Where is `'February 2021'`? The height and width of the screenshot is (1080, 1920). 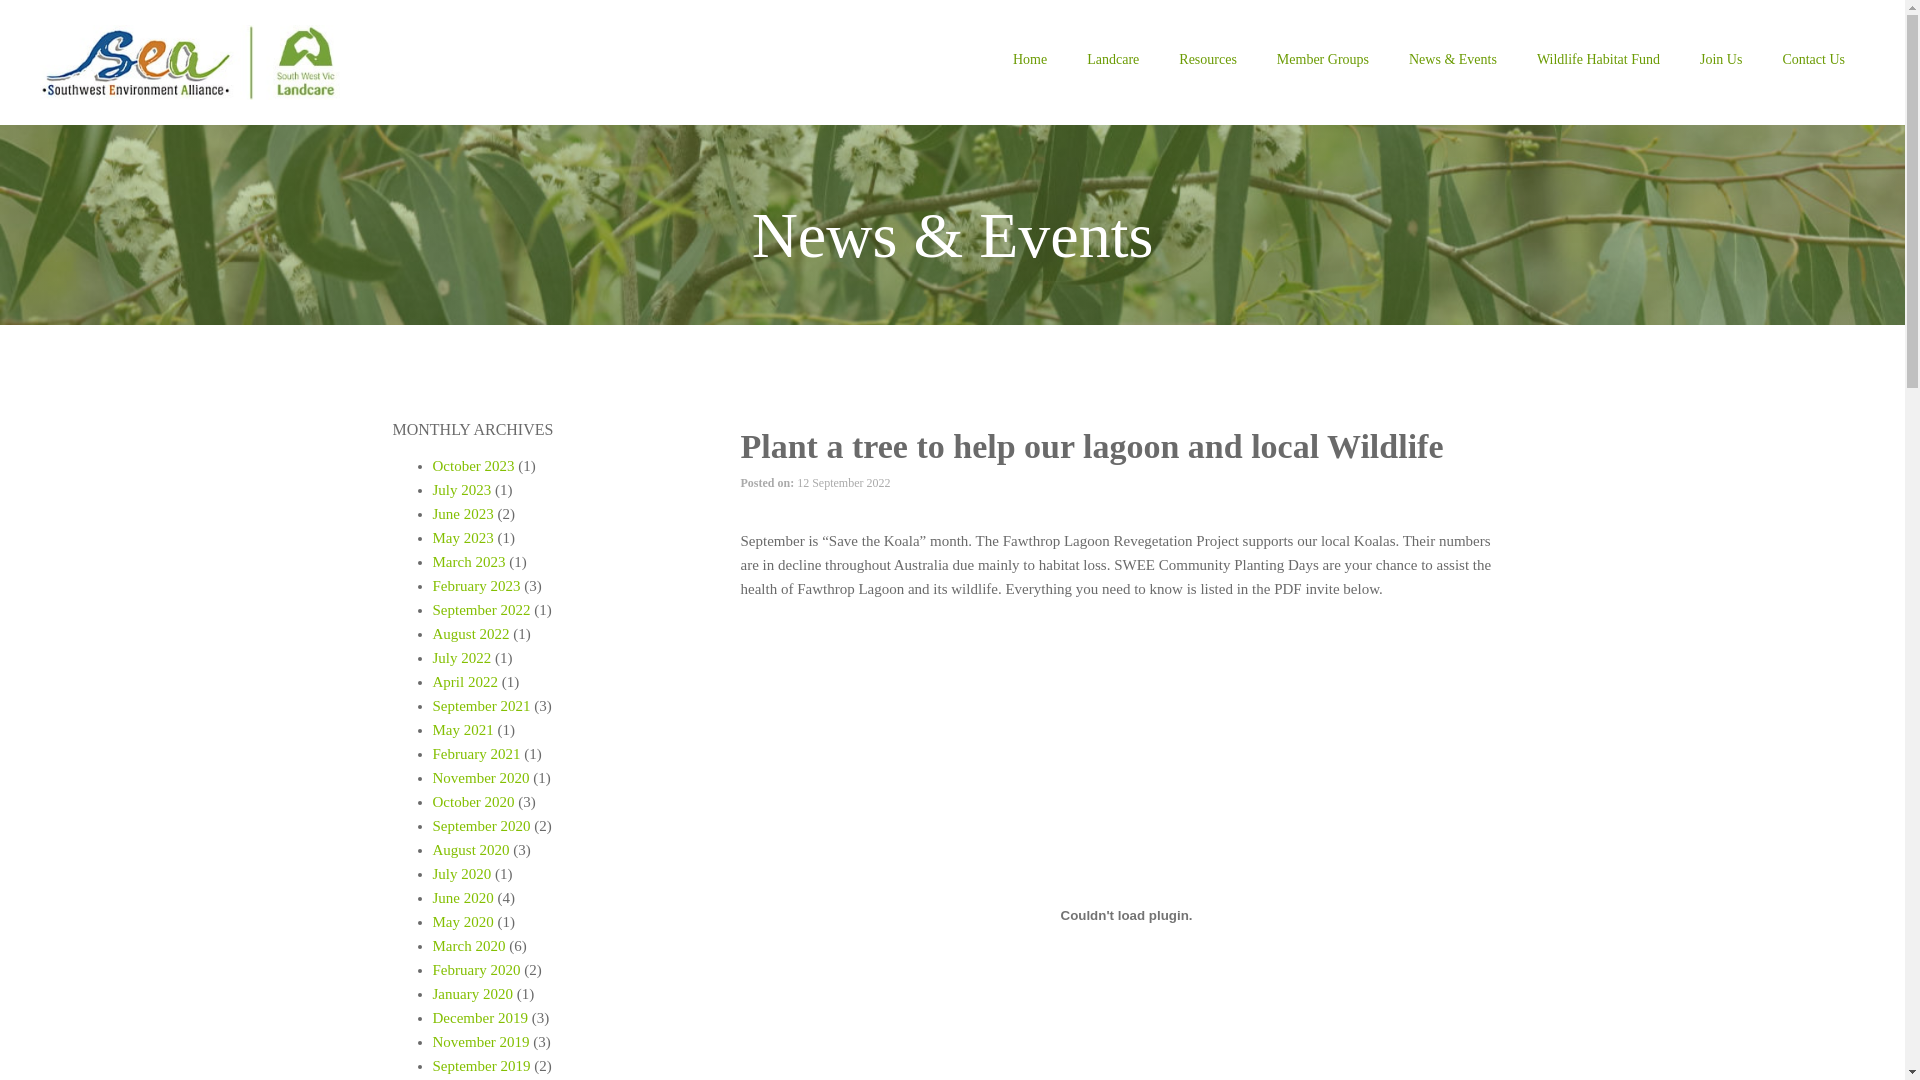
'February 2021' is located at coordinates (474, 753).